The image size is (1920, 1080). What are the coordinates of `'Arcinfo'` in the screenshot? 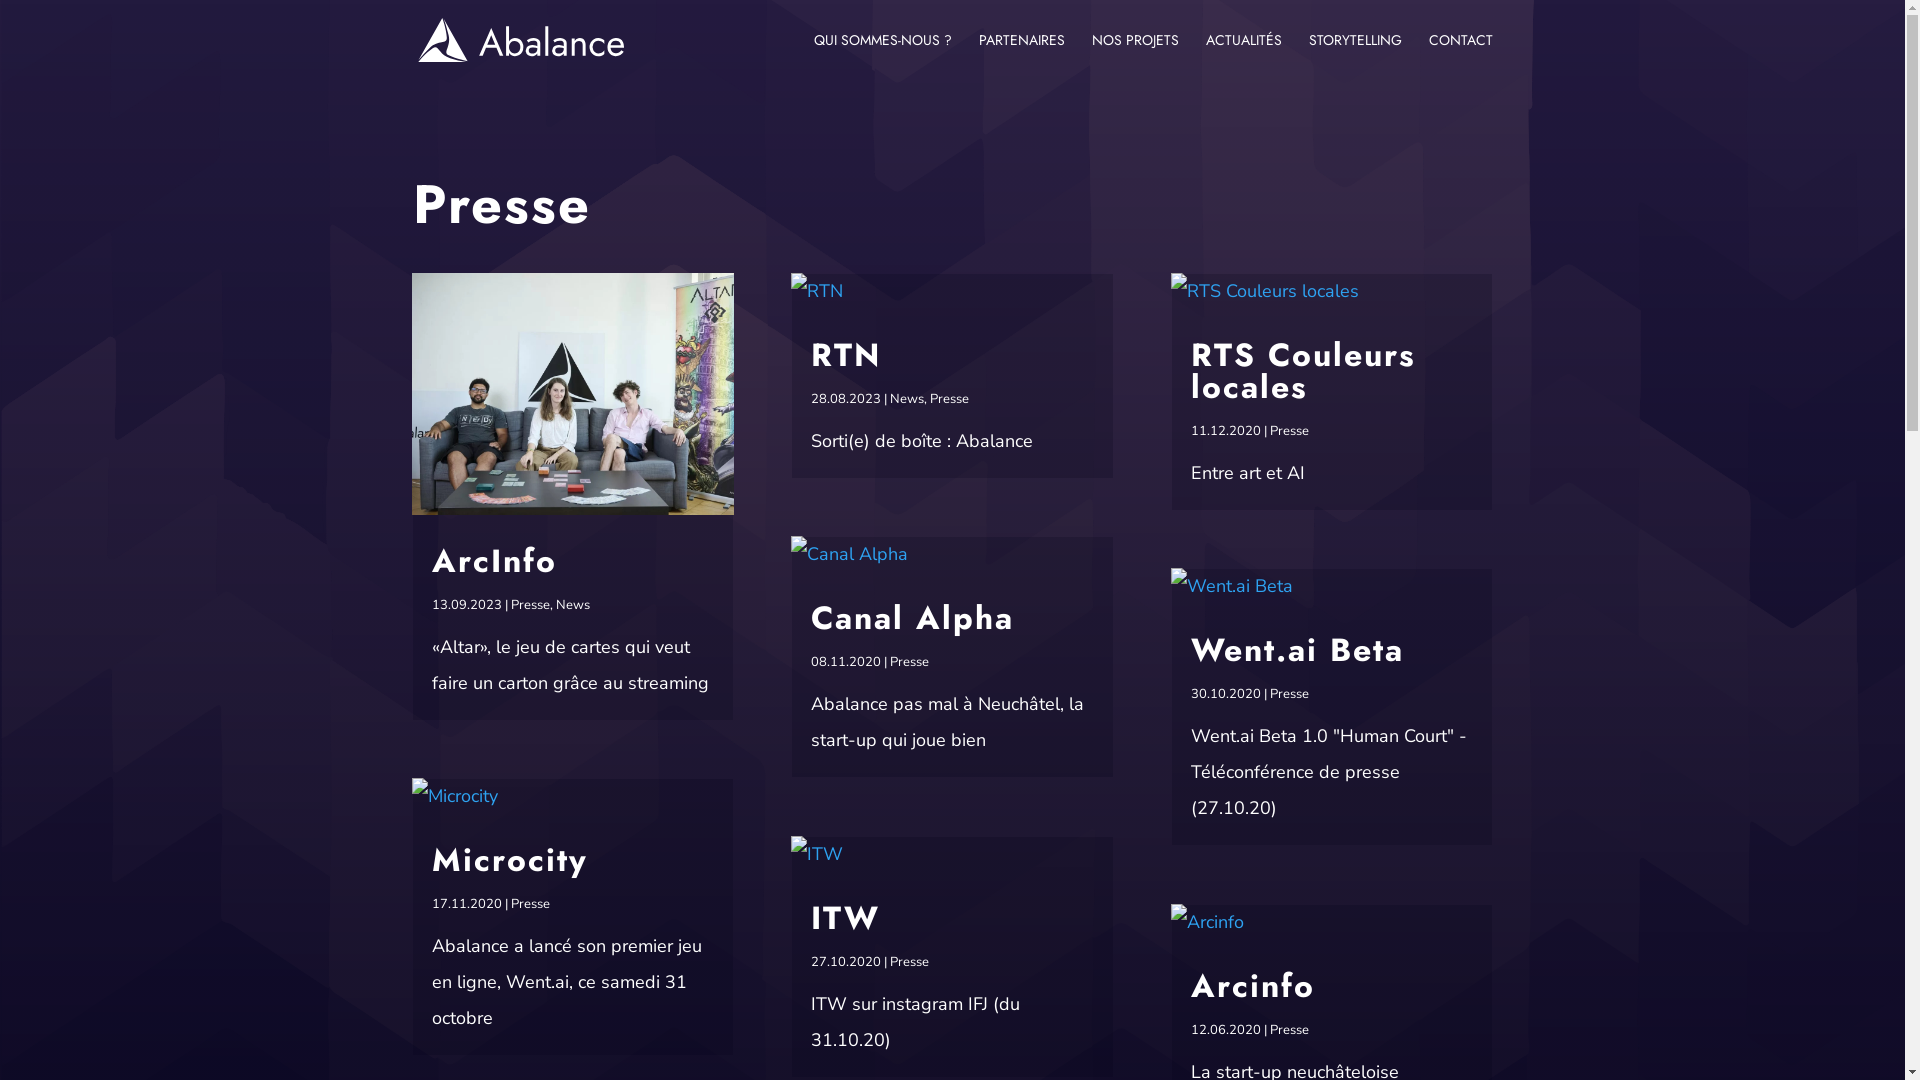 It's located at (1251, 985).